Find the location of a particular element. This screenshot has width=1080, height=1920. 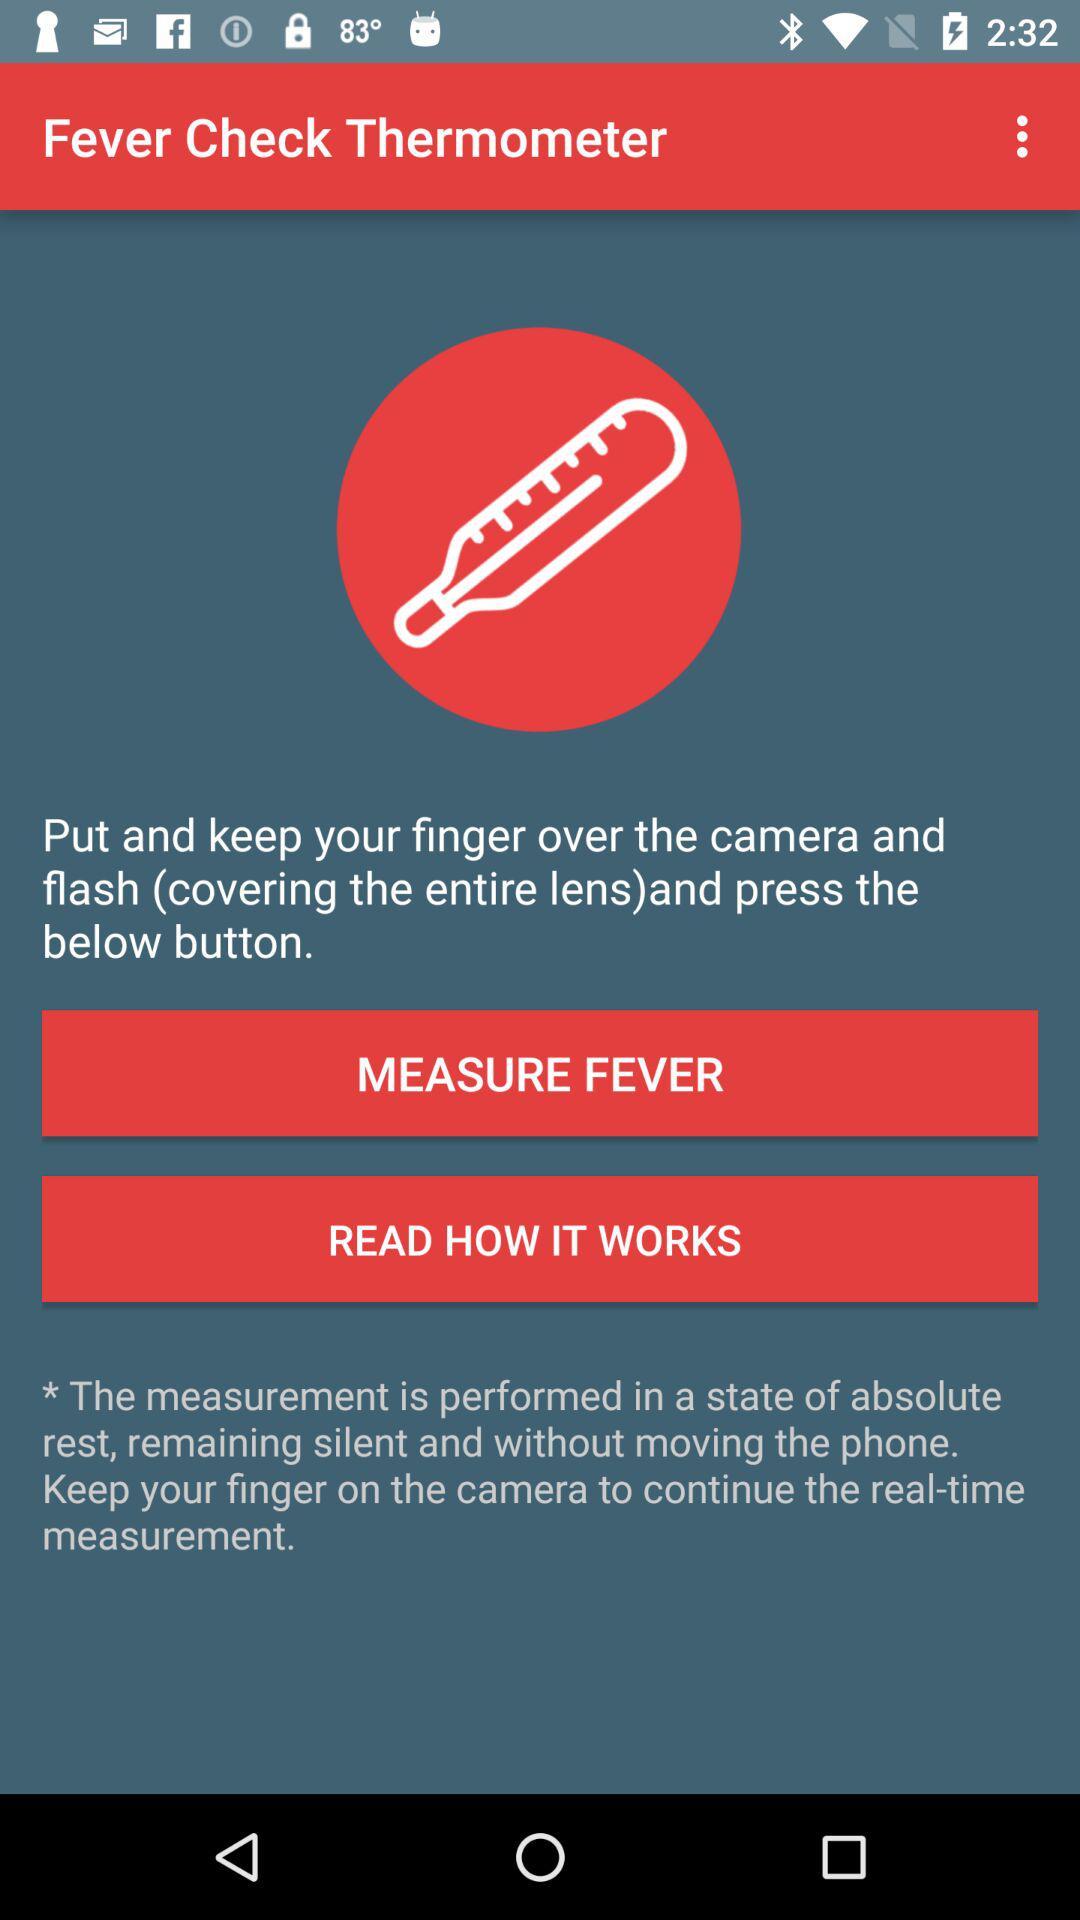

the app next to the fever check thermometer app is located at coordinates (1027, 135).